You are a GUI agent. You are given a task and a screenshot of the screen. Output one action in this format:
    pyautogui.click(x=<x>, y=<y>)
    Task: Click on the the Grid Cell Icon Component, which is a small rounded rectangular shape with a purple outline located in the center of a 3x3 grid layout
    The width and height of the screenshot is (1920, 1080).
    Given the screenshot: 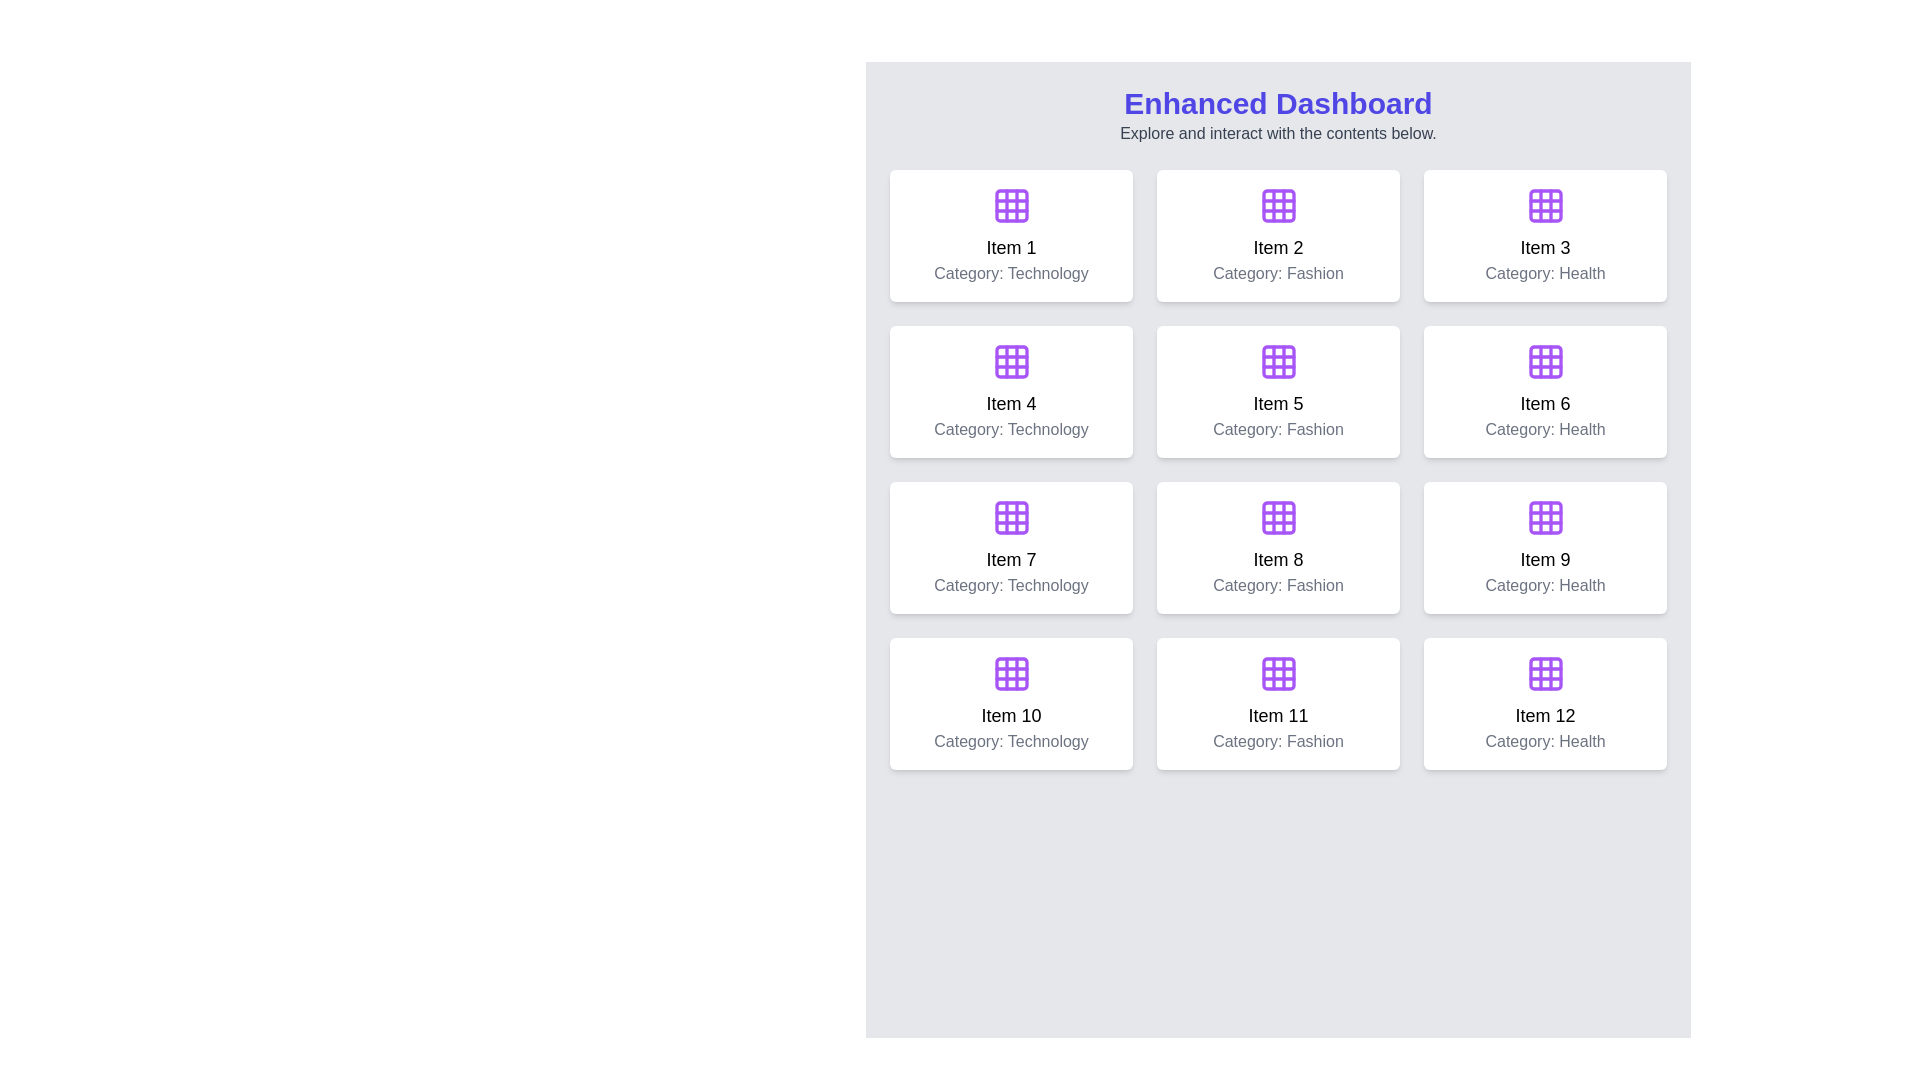 What is the action you would take?
    pyautogui.click(x=1277, y=674)
    